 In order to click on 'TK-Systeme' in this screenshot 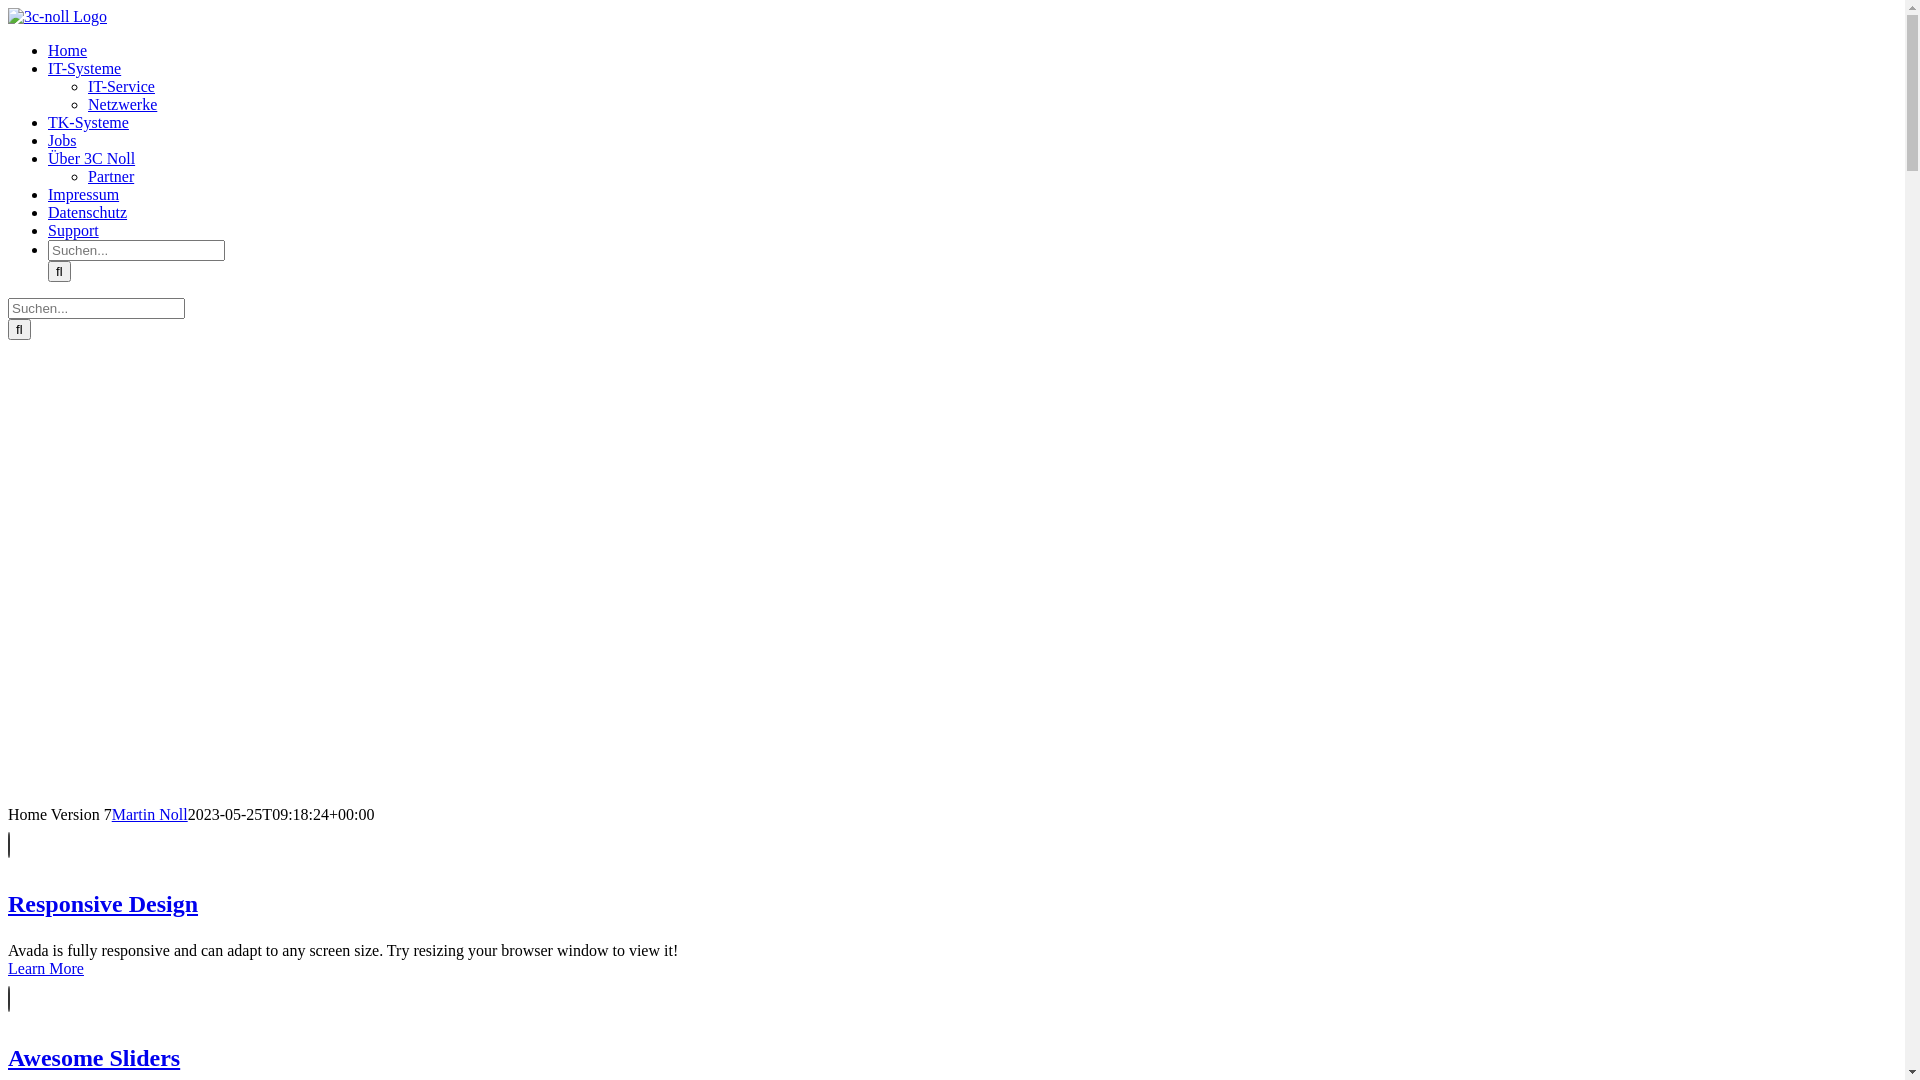, I will do `click(87, 122)`.